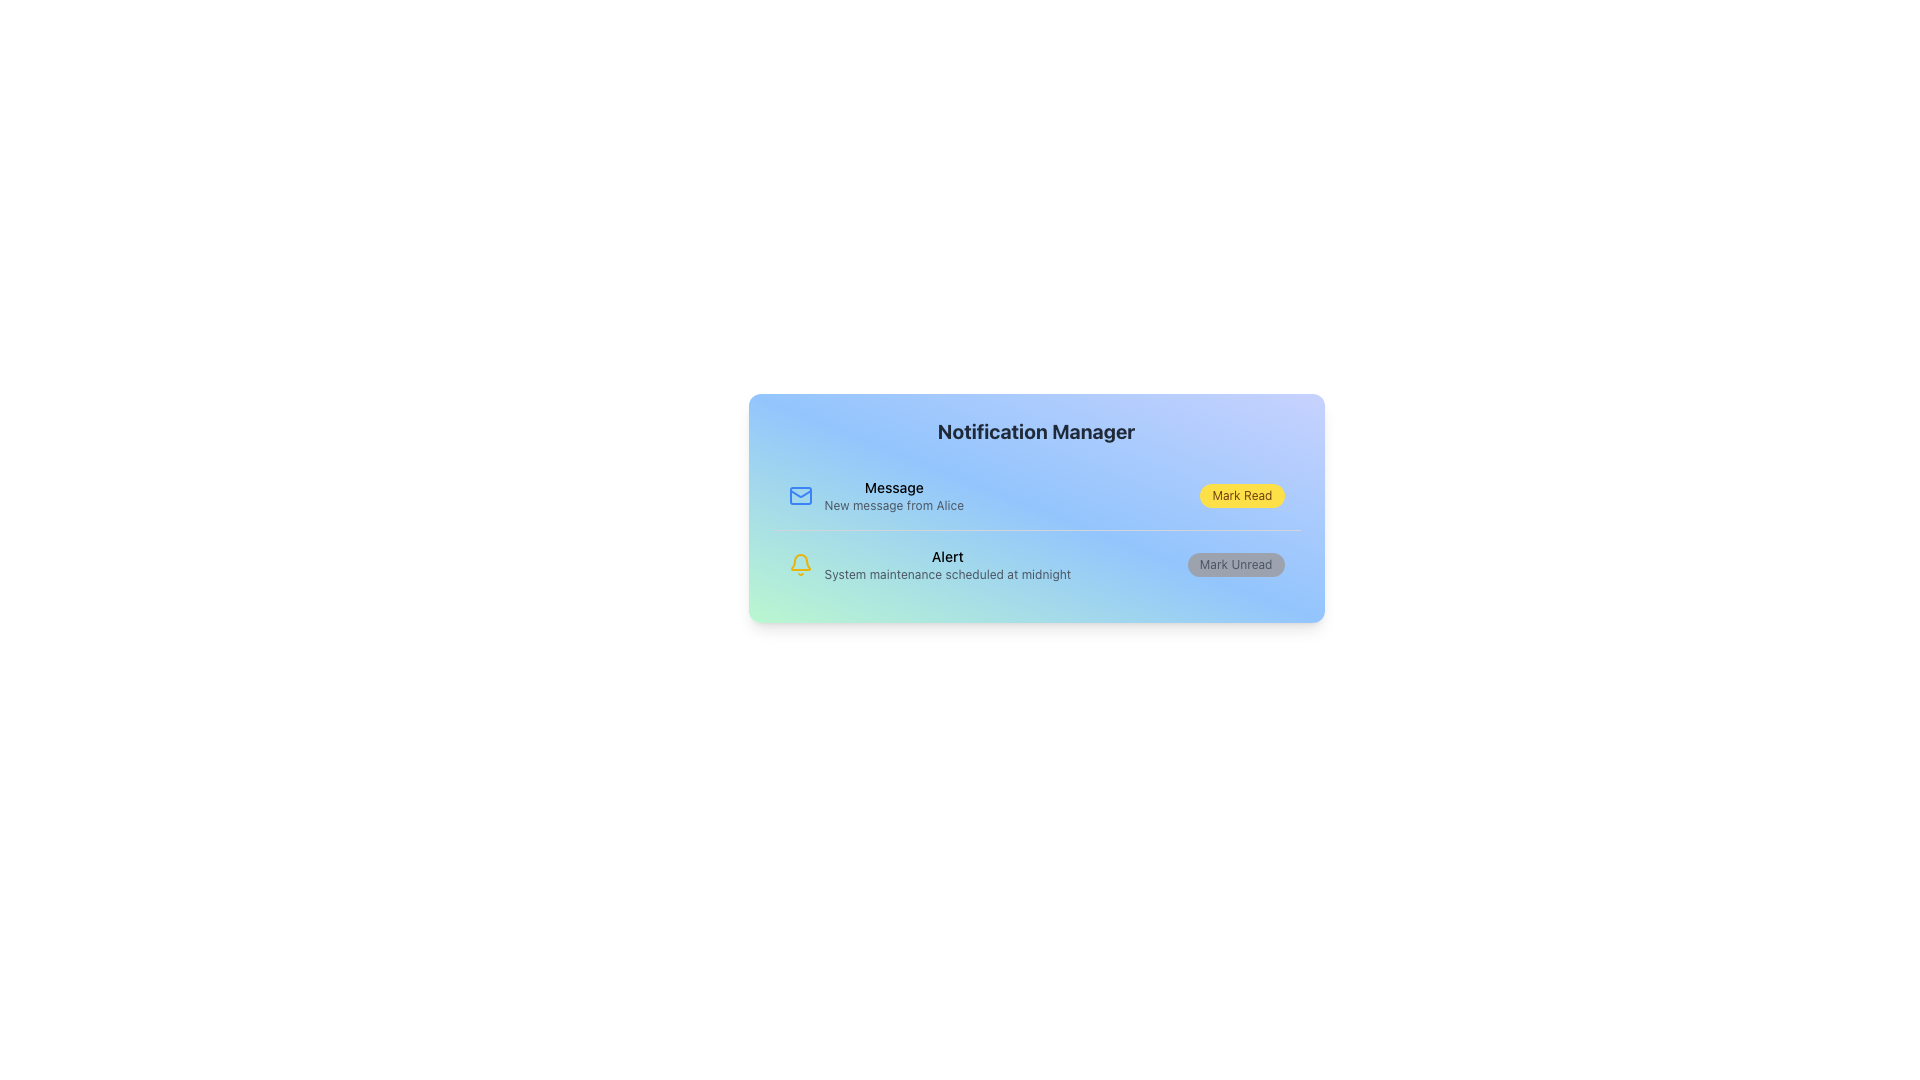 The width and height of the screenshot is (1920, 1080). Describe the element at coordinates (946, 564) in the screenshot. I see `the alert notification Text Block that provides information about scheduled system maintenance, located beneath the message from Alice and next to the yellow bell icon` at that location.